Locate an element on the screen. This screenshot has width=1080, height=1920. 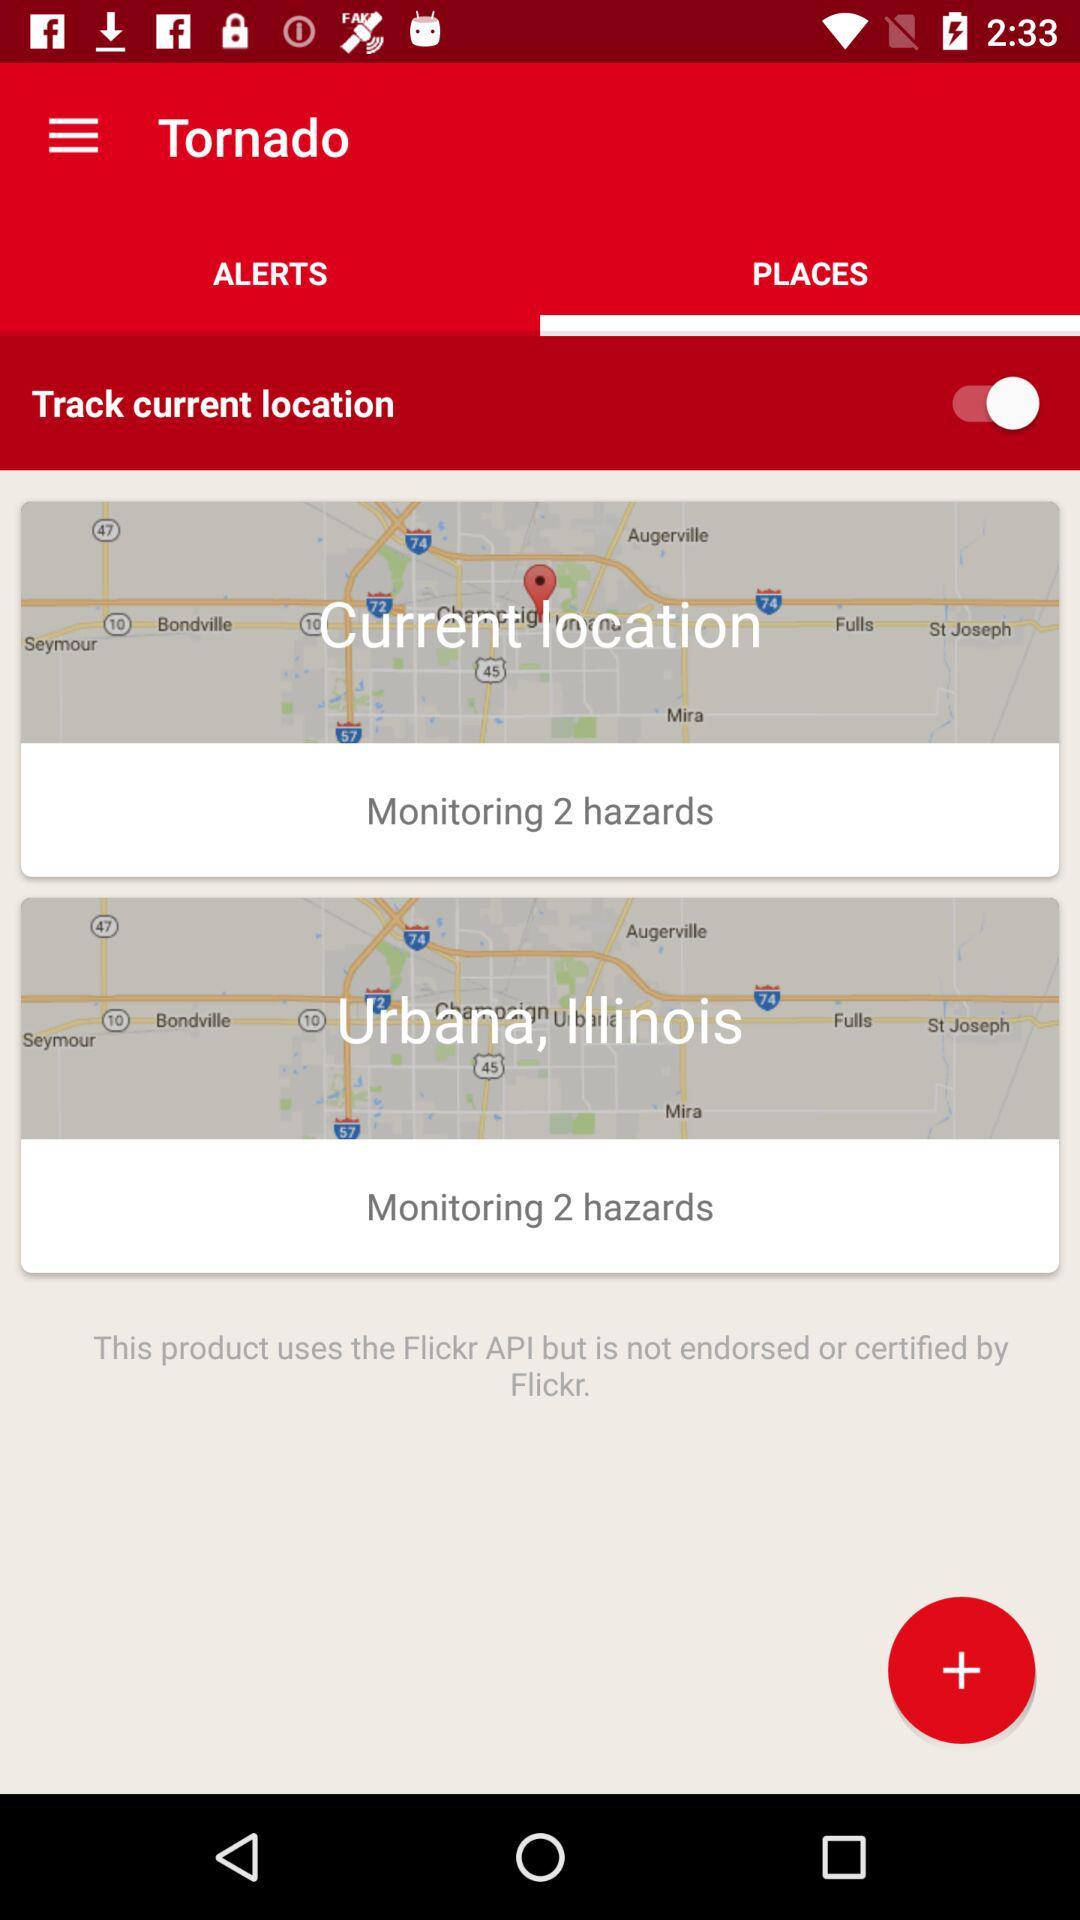
icon above track current location icon is located at coordinates (270, 272).